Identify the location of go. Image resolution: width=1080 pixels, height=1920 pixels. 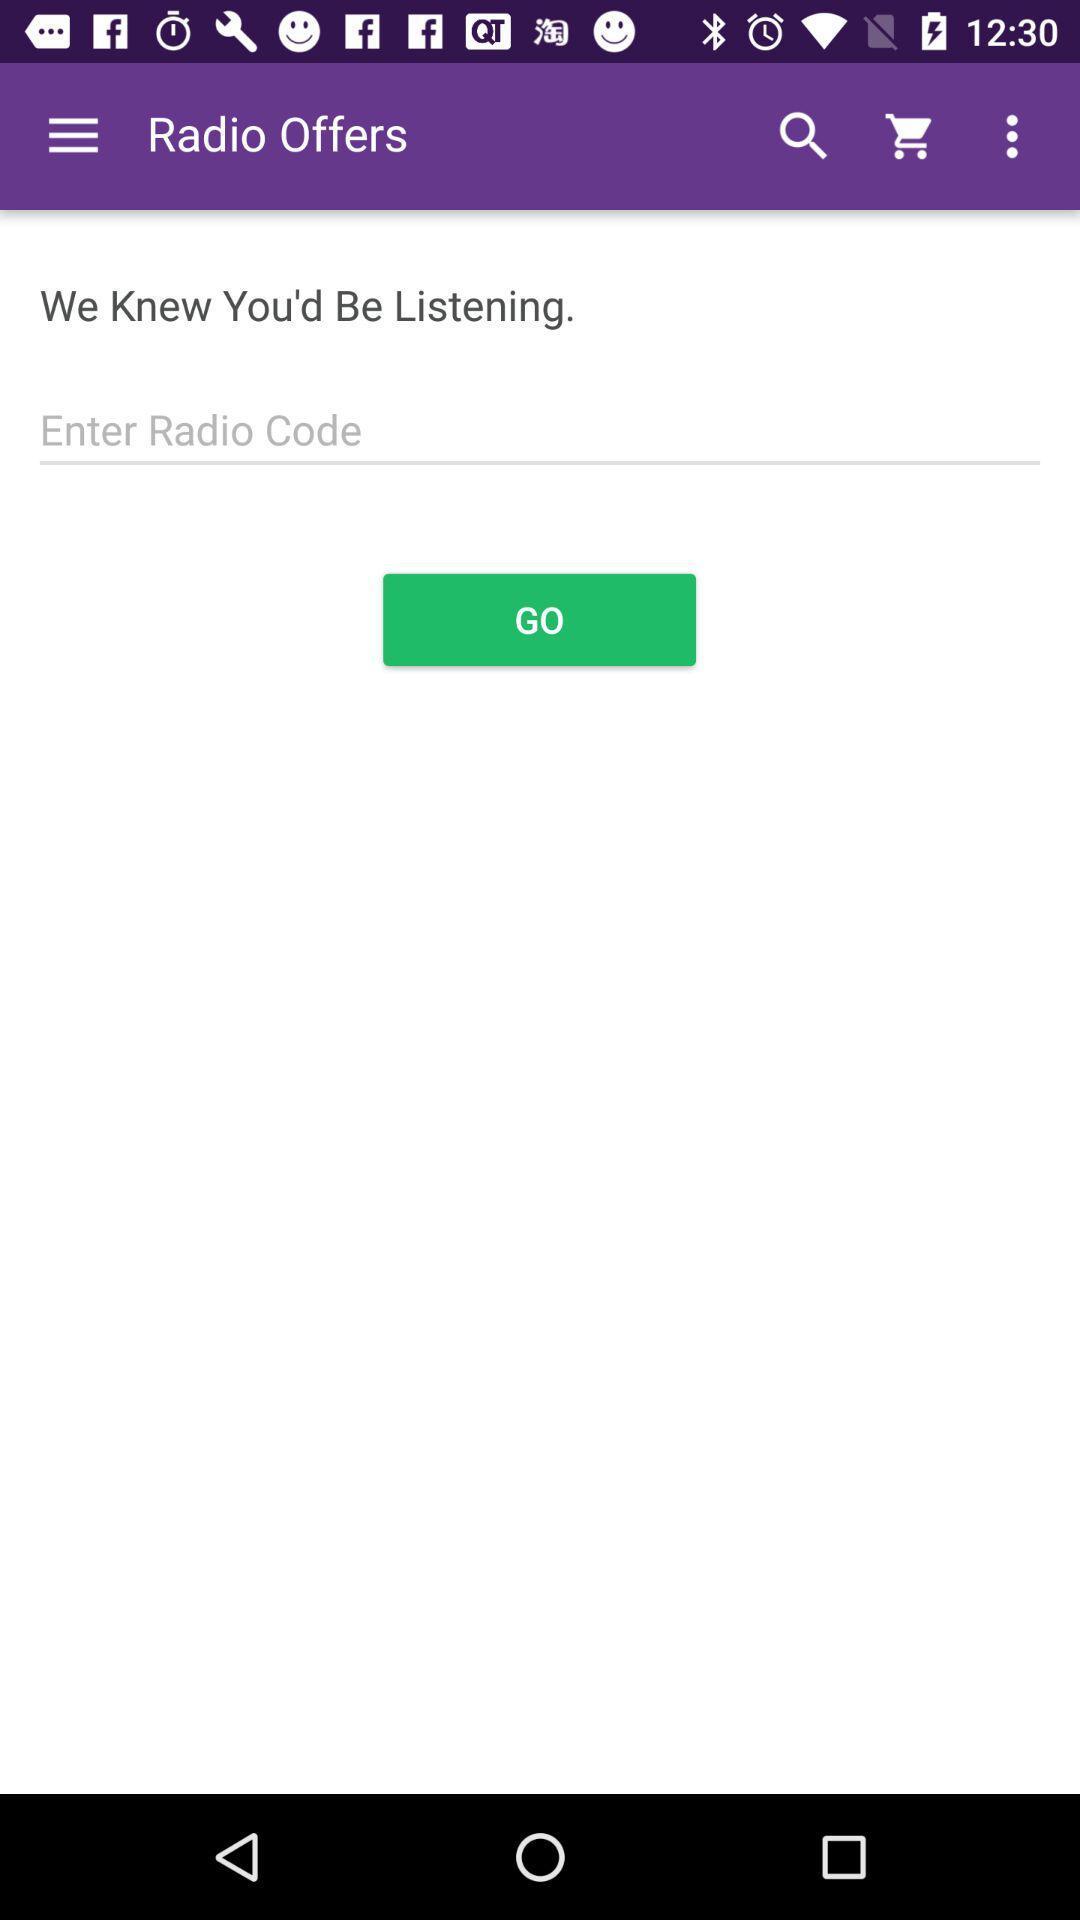
(538, 618).